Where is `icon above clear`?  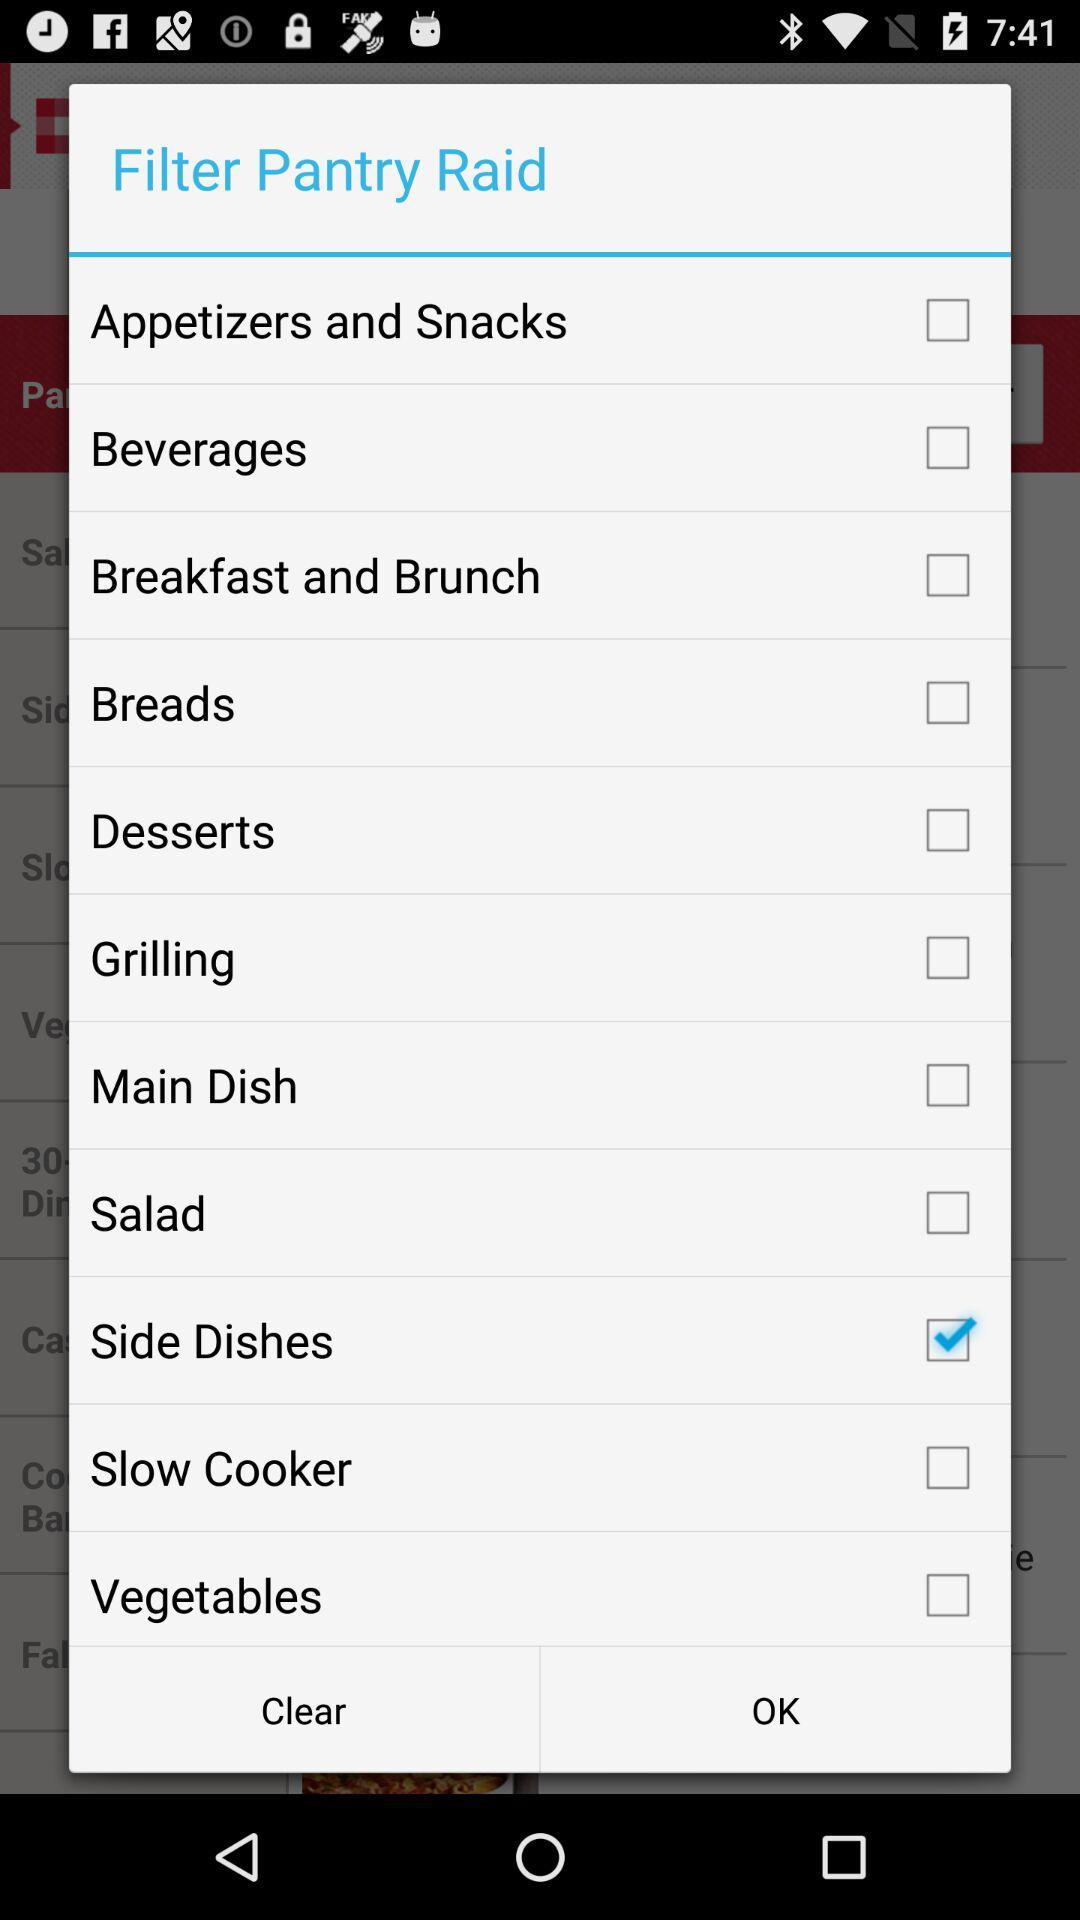 icon above clear is located at coordinates (540, 1587).